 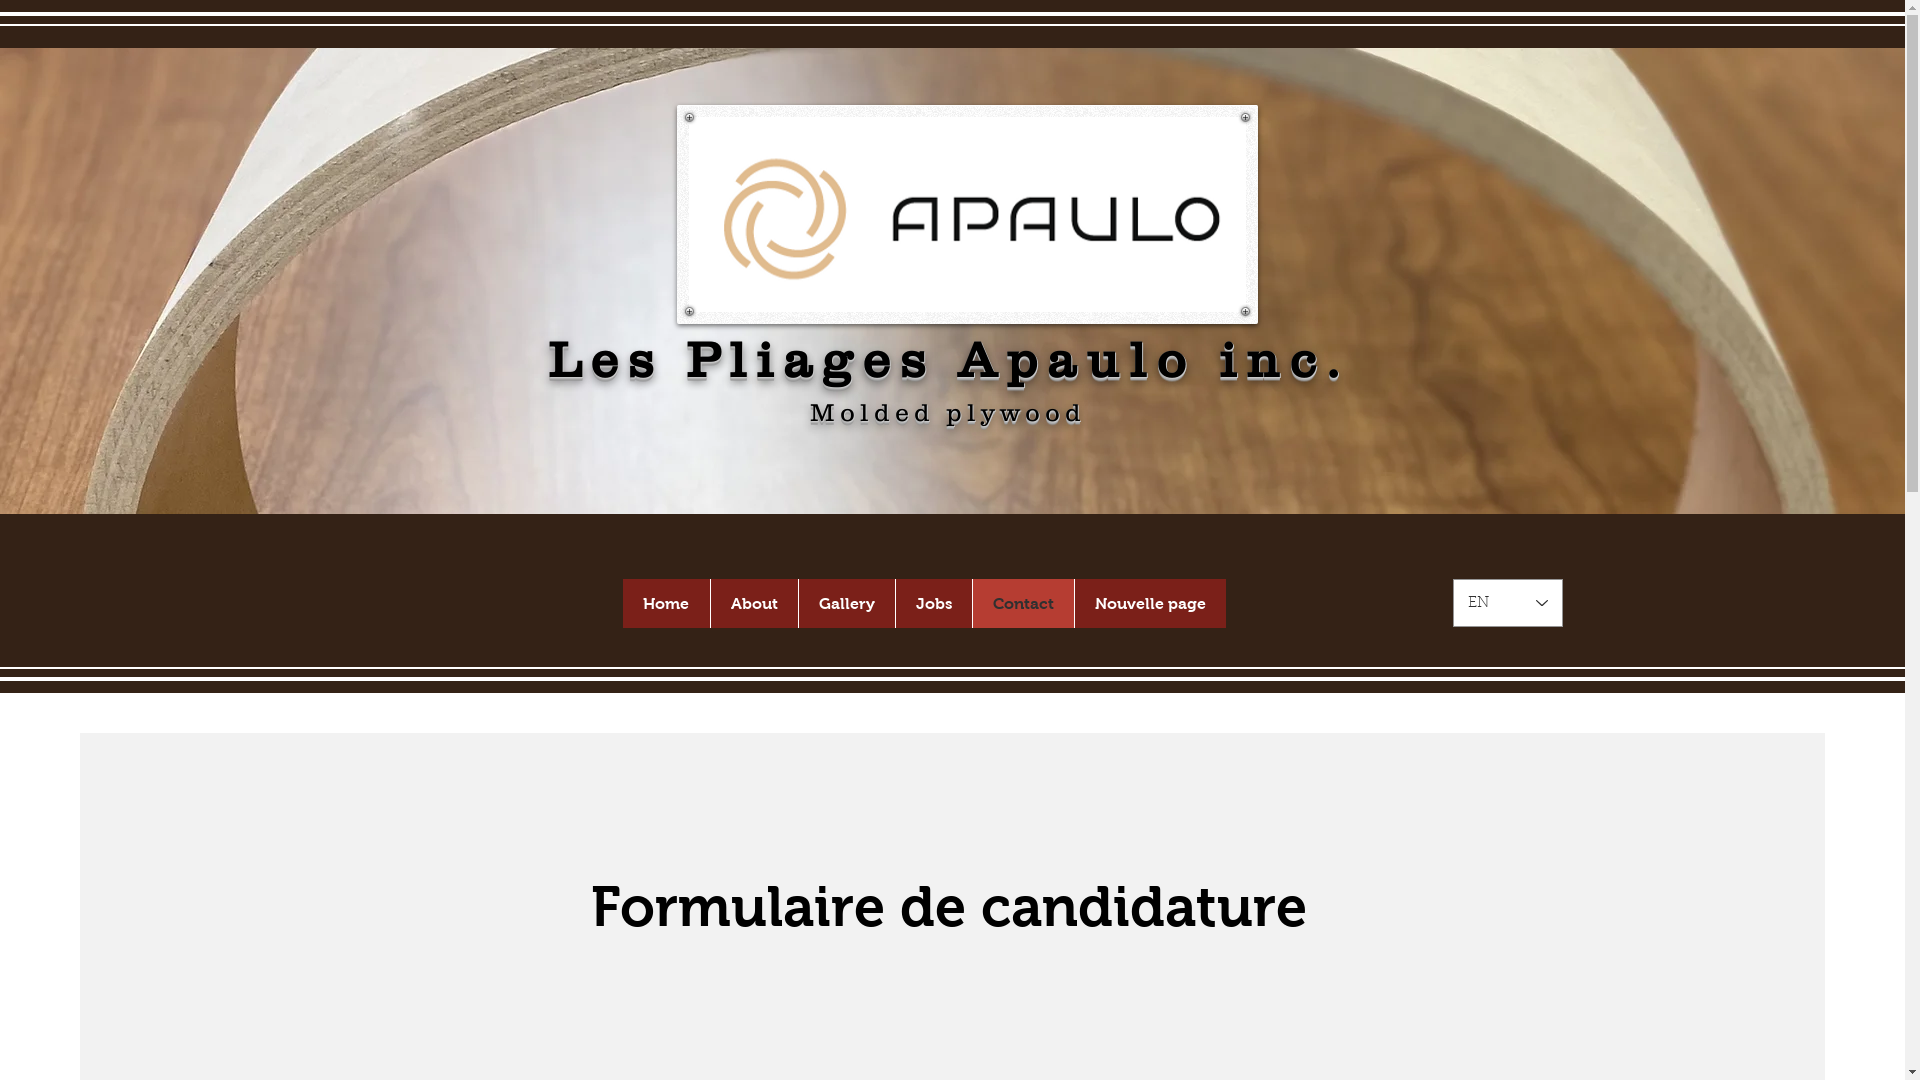 I want to click on 'Jobs', so click(x=931, y=602).